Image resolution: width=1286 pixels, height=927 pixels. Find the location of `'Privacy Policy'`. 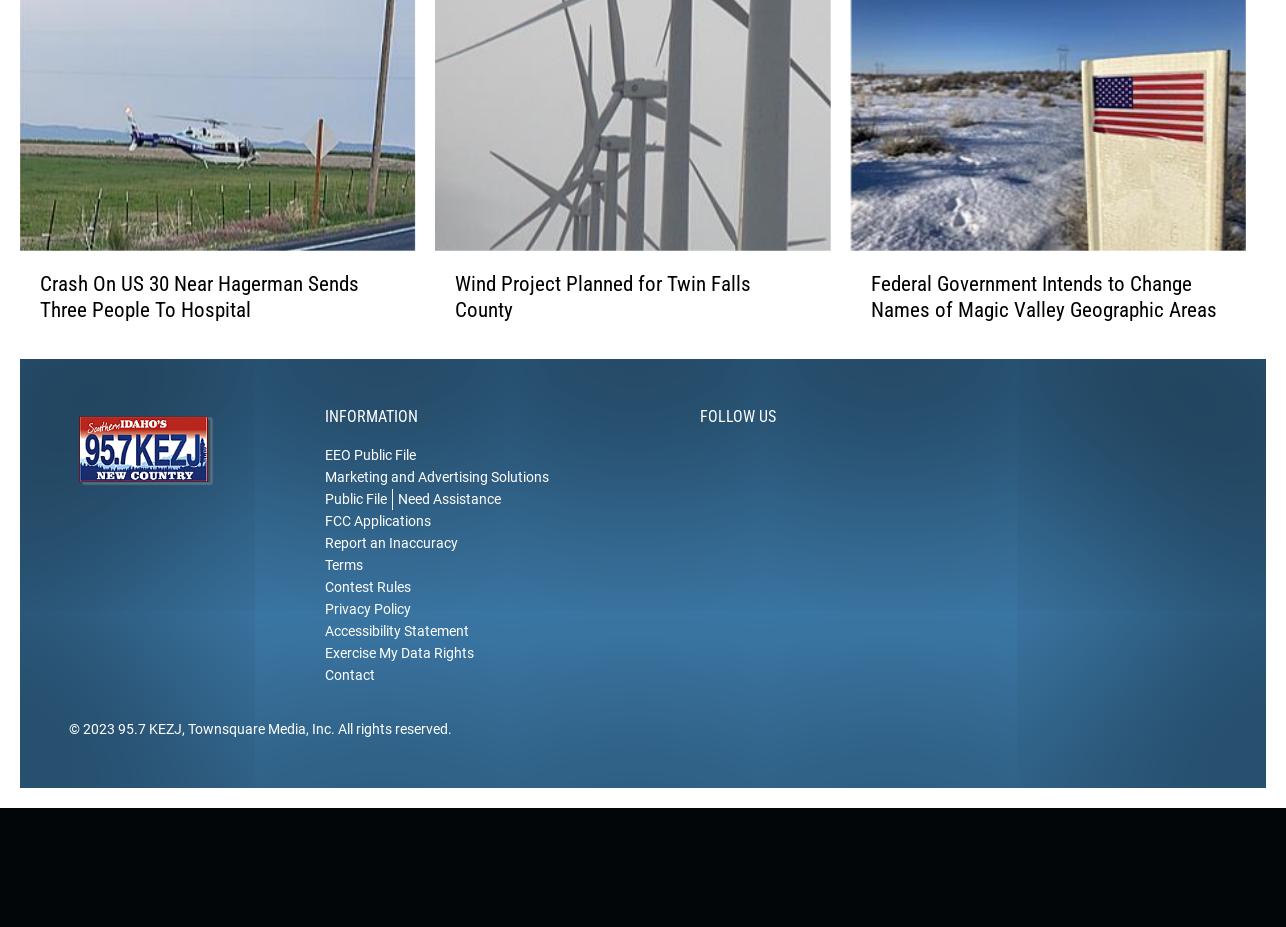

'Privacy Policy' is located at coordinates (367, 639).